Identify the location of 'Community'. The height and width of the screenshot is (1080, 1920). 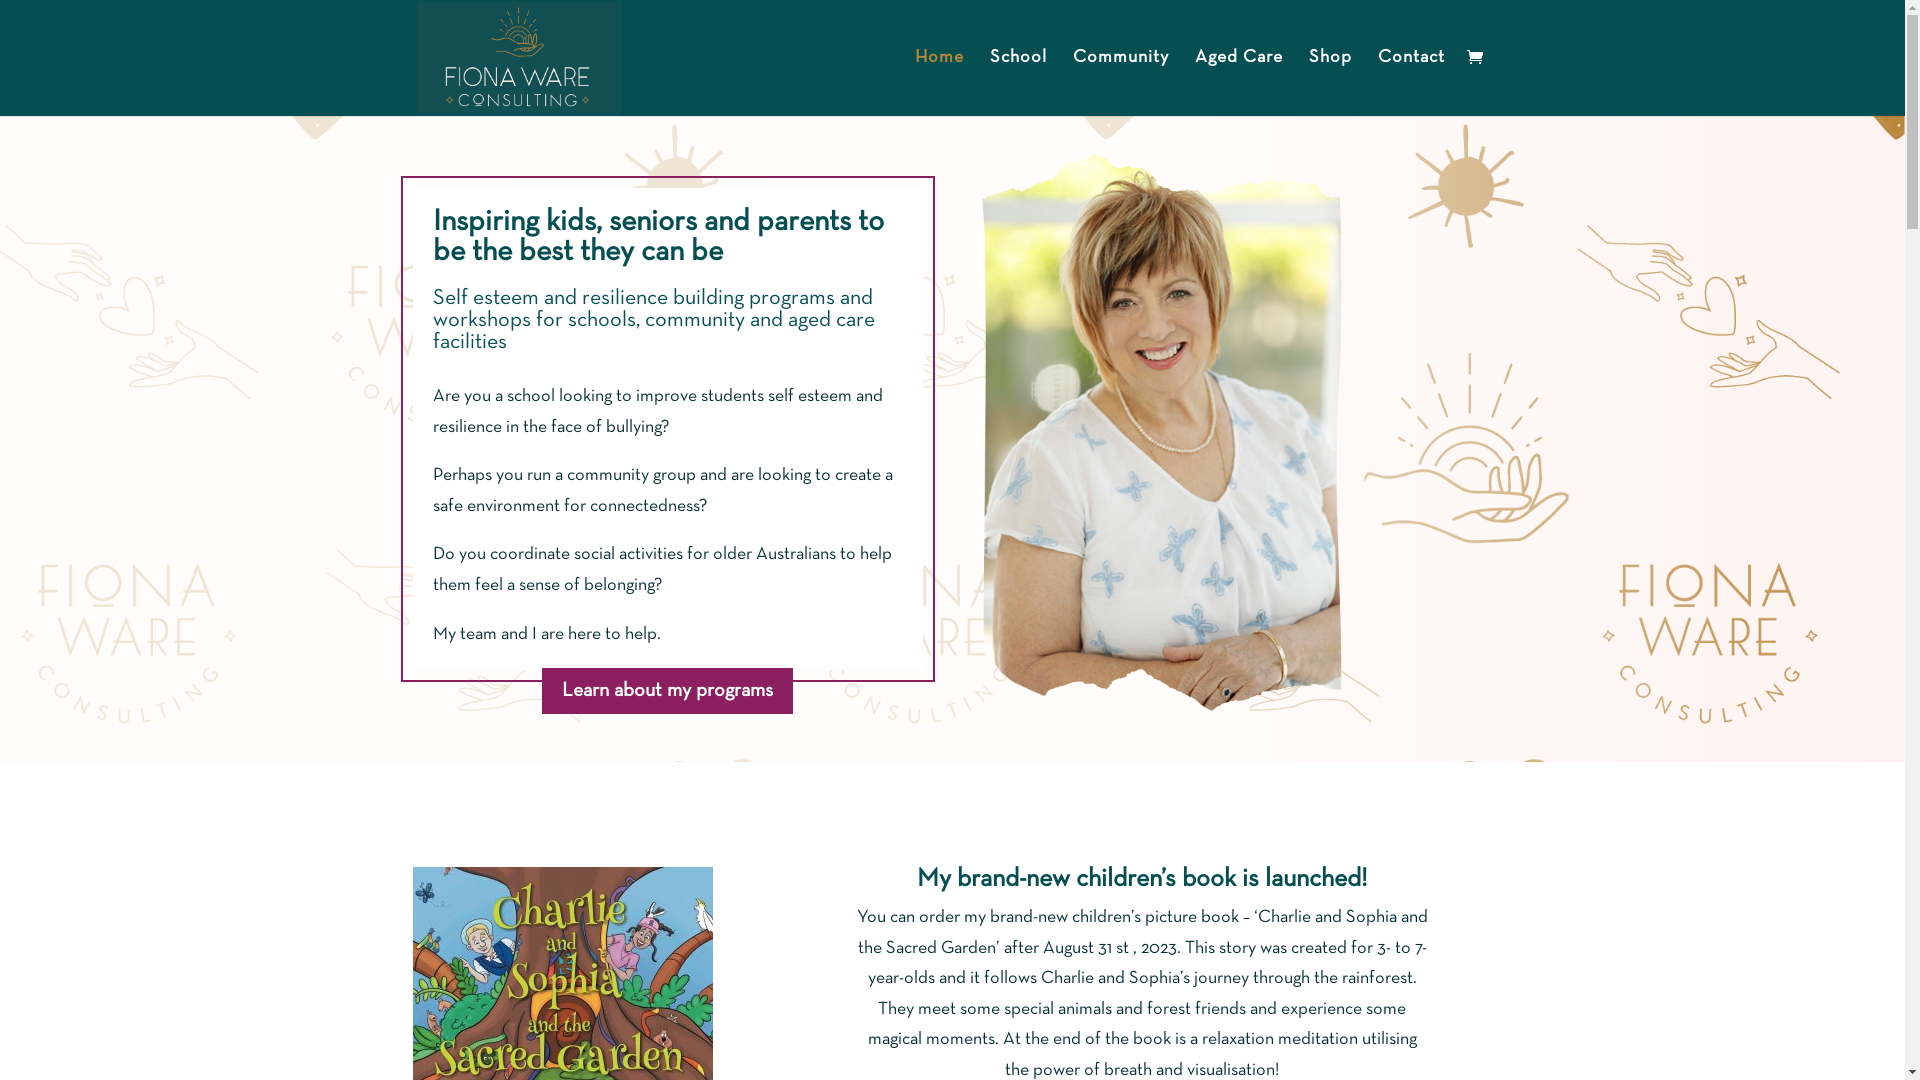
(1118, 82).